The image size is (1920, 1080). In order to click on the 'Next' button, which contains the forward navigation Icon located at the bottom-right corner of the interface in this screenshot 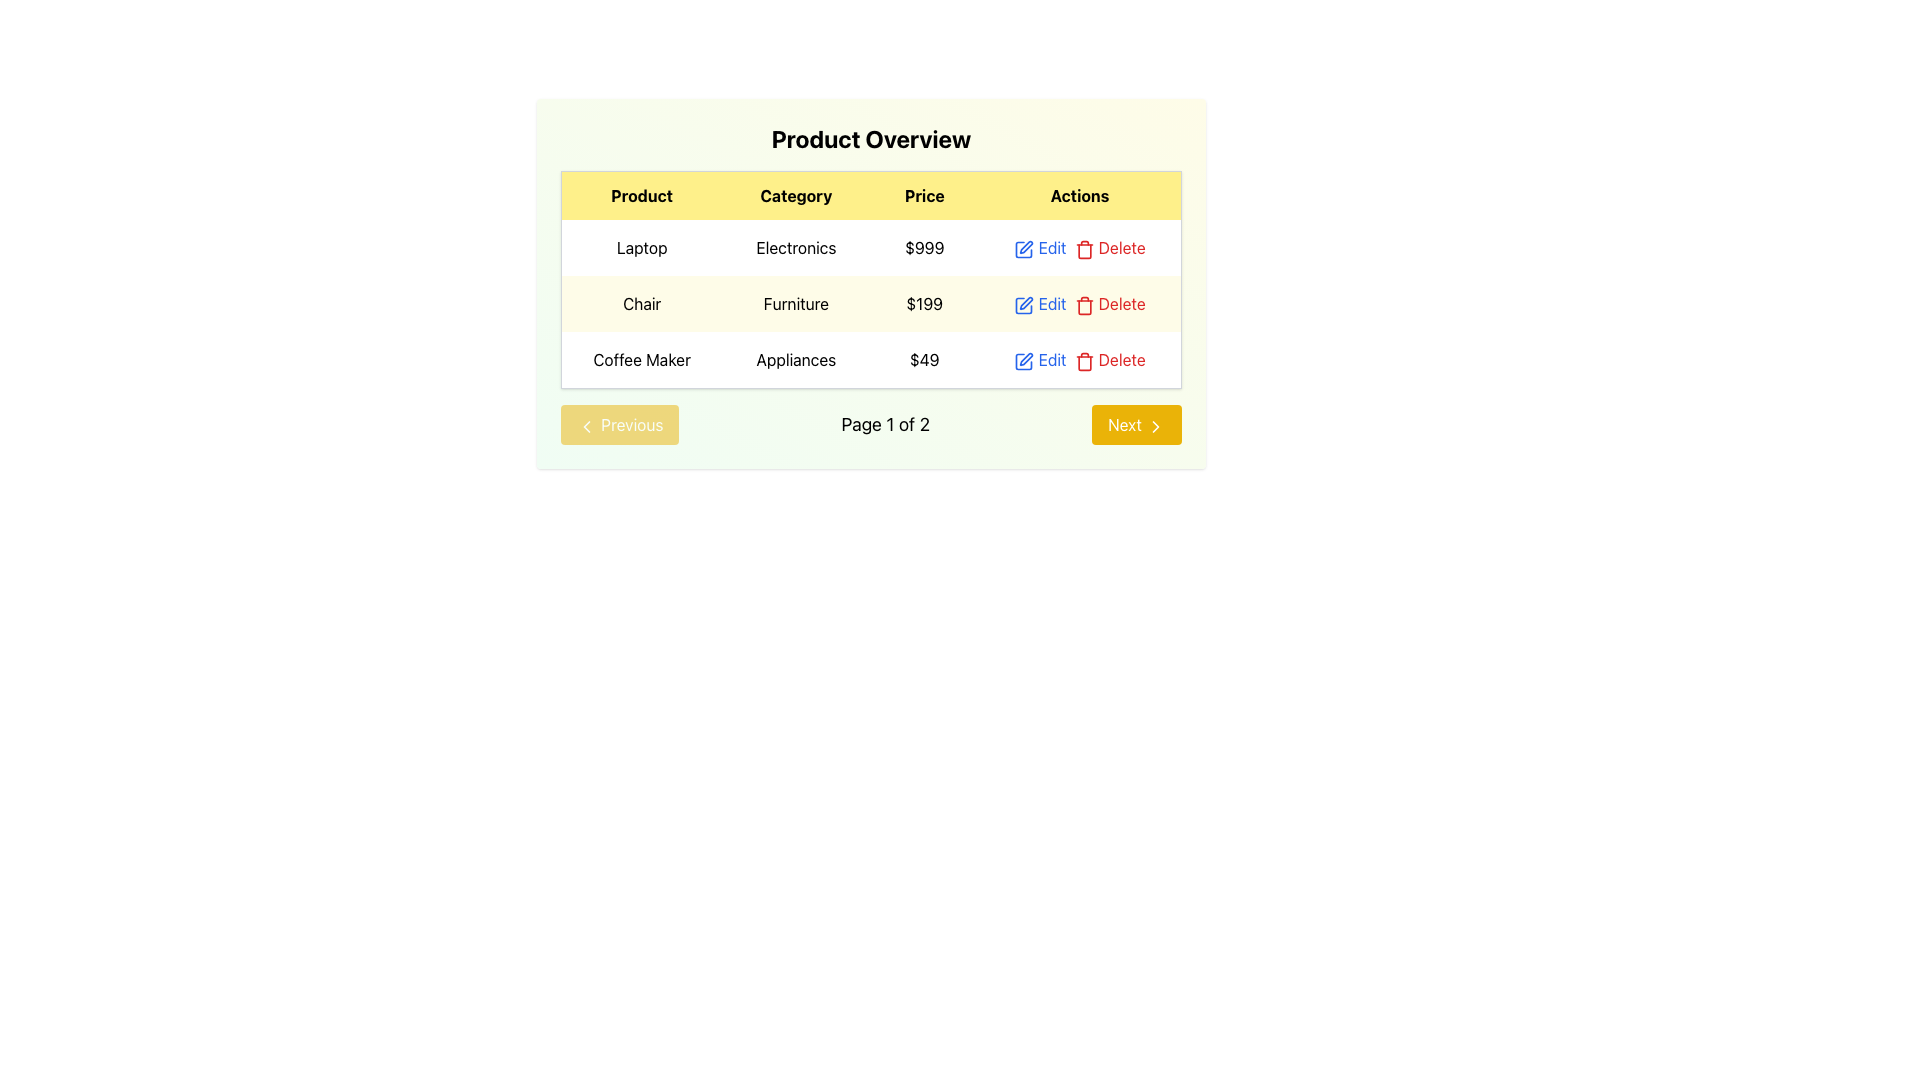, I will do `click(1156, 424)`.